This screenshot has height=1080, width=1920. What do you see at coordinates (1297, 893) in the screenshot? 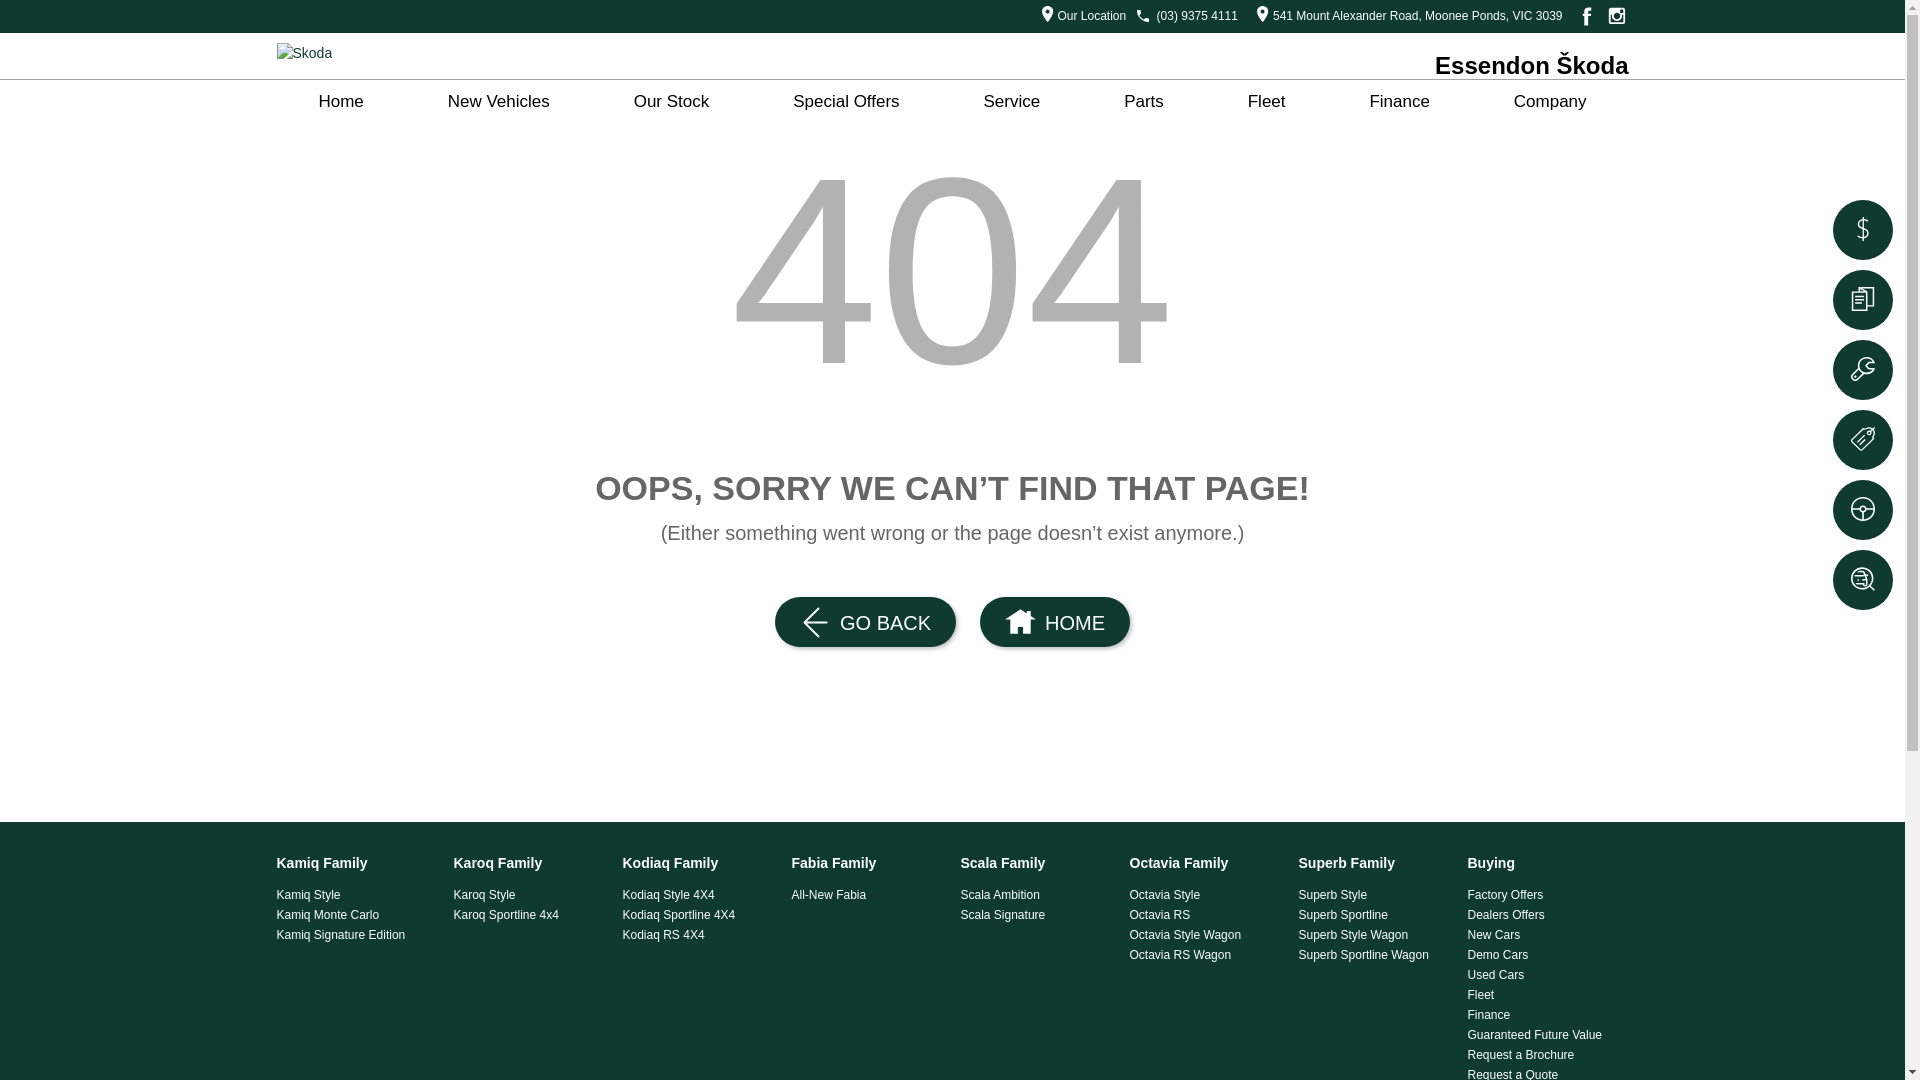
I see `'Superb Style'` at bounding box center [1297, 893].